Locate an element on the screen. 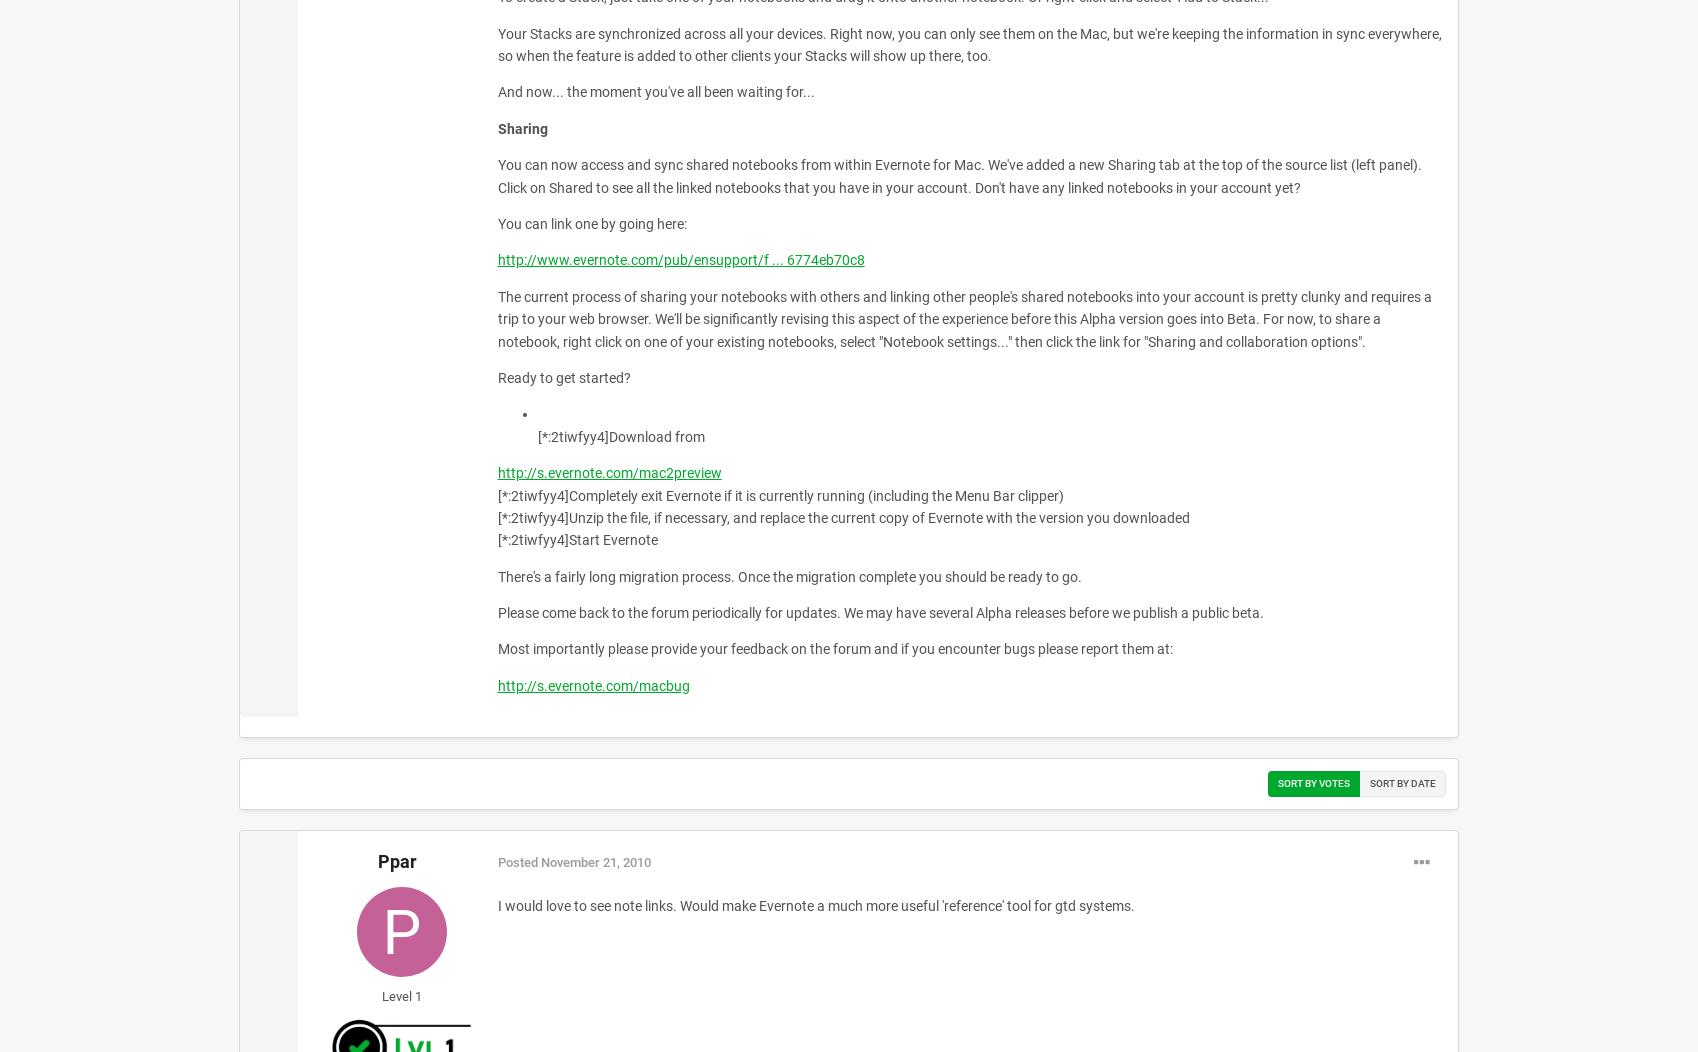 This screenshot has height=1052, width=1698. 'You can link one by going here:' is located at coordinates (496, 222).